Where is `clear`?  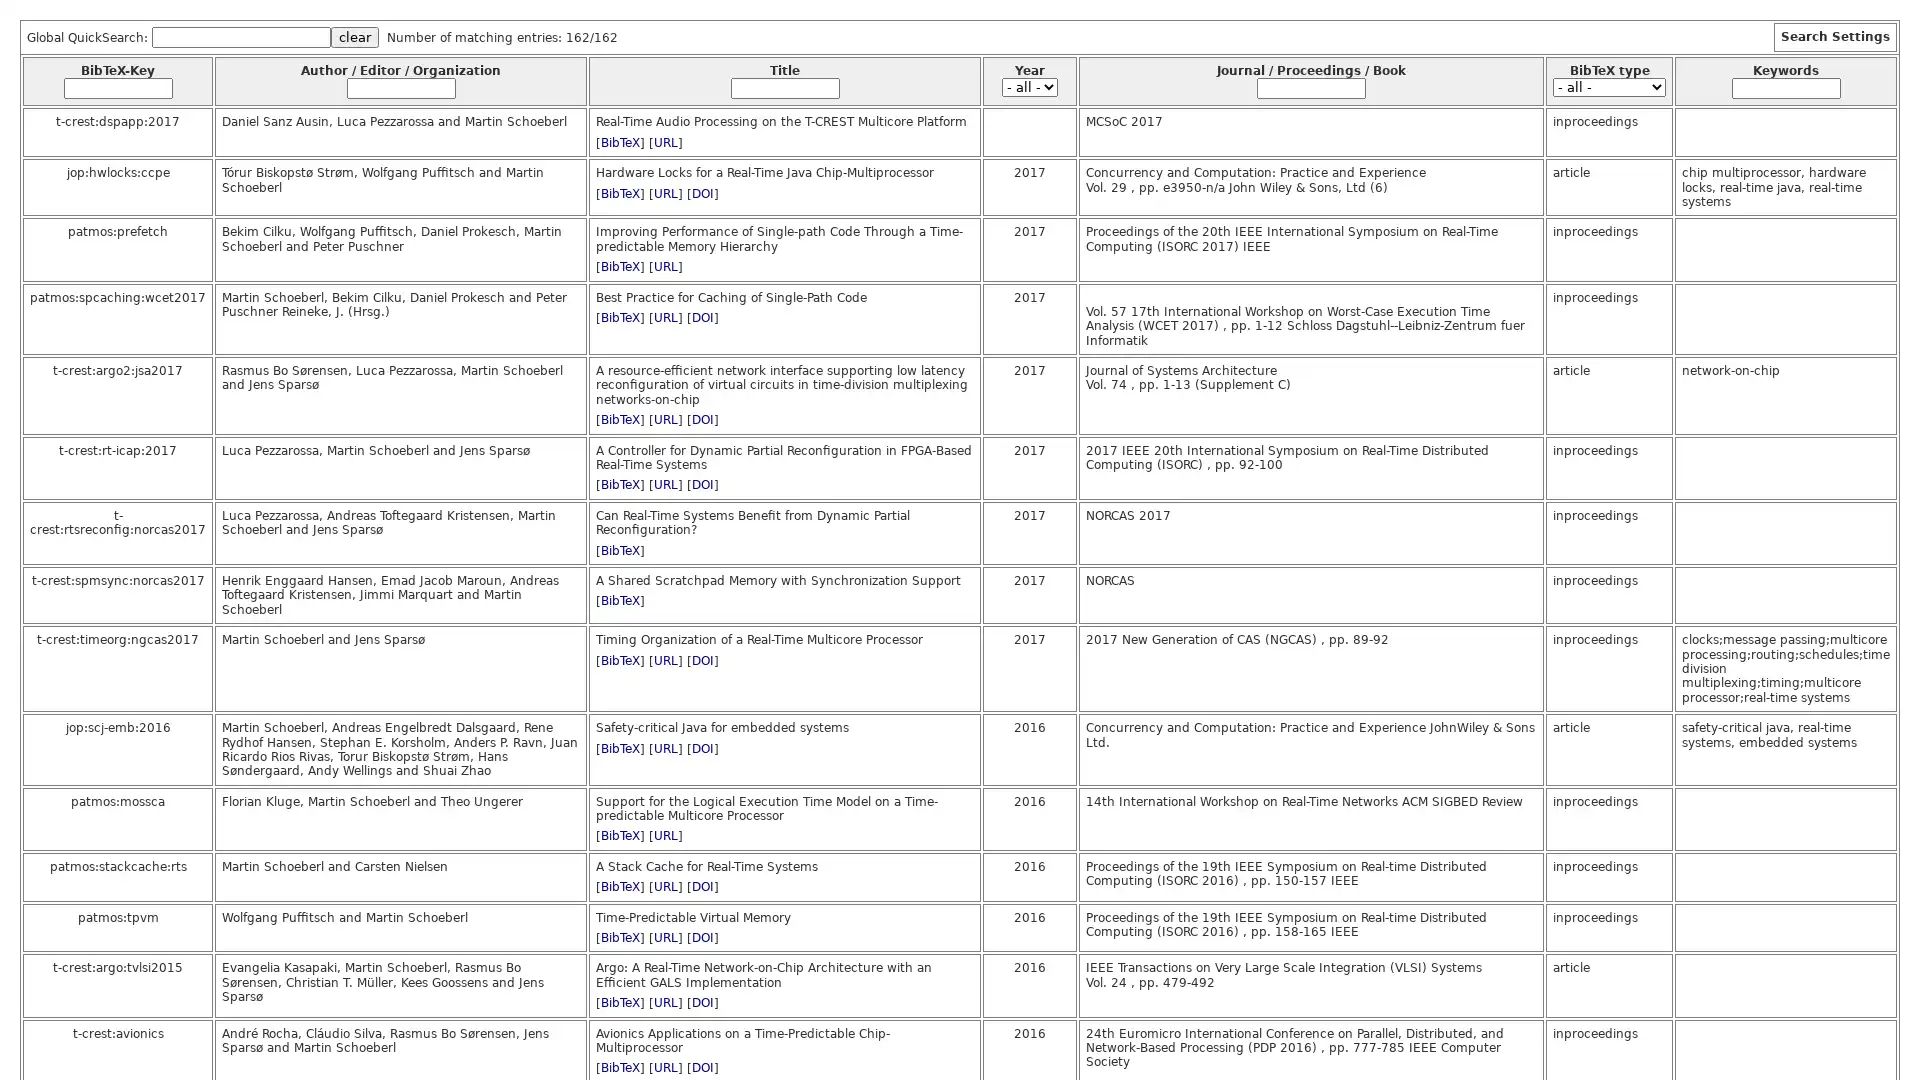
clear is located at coordinates (355, 37).